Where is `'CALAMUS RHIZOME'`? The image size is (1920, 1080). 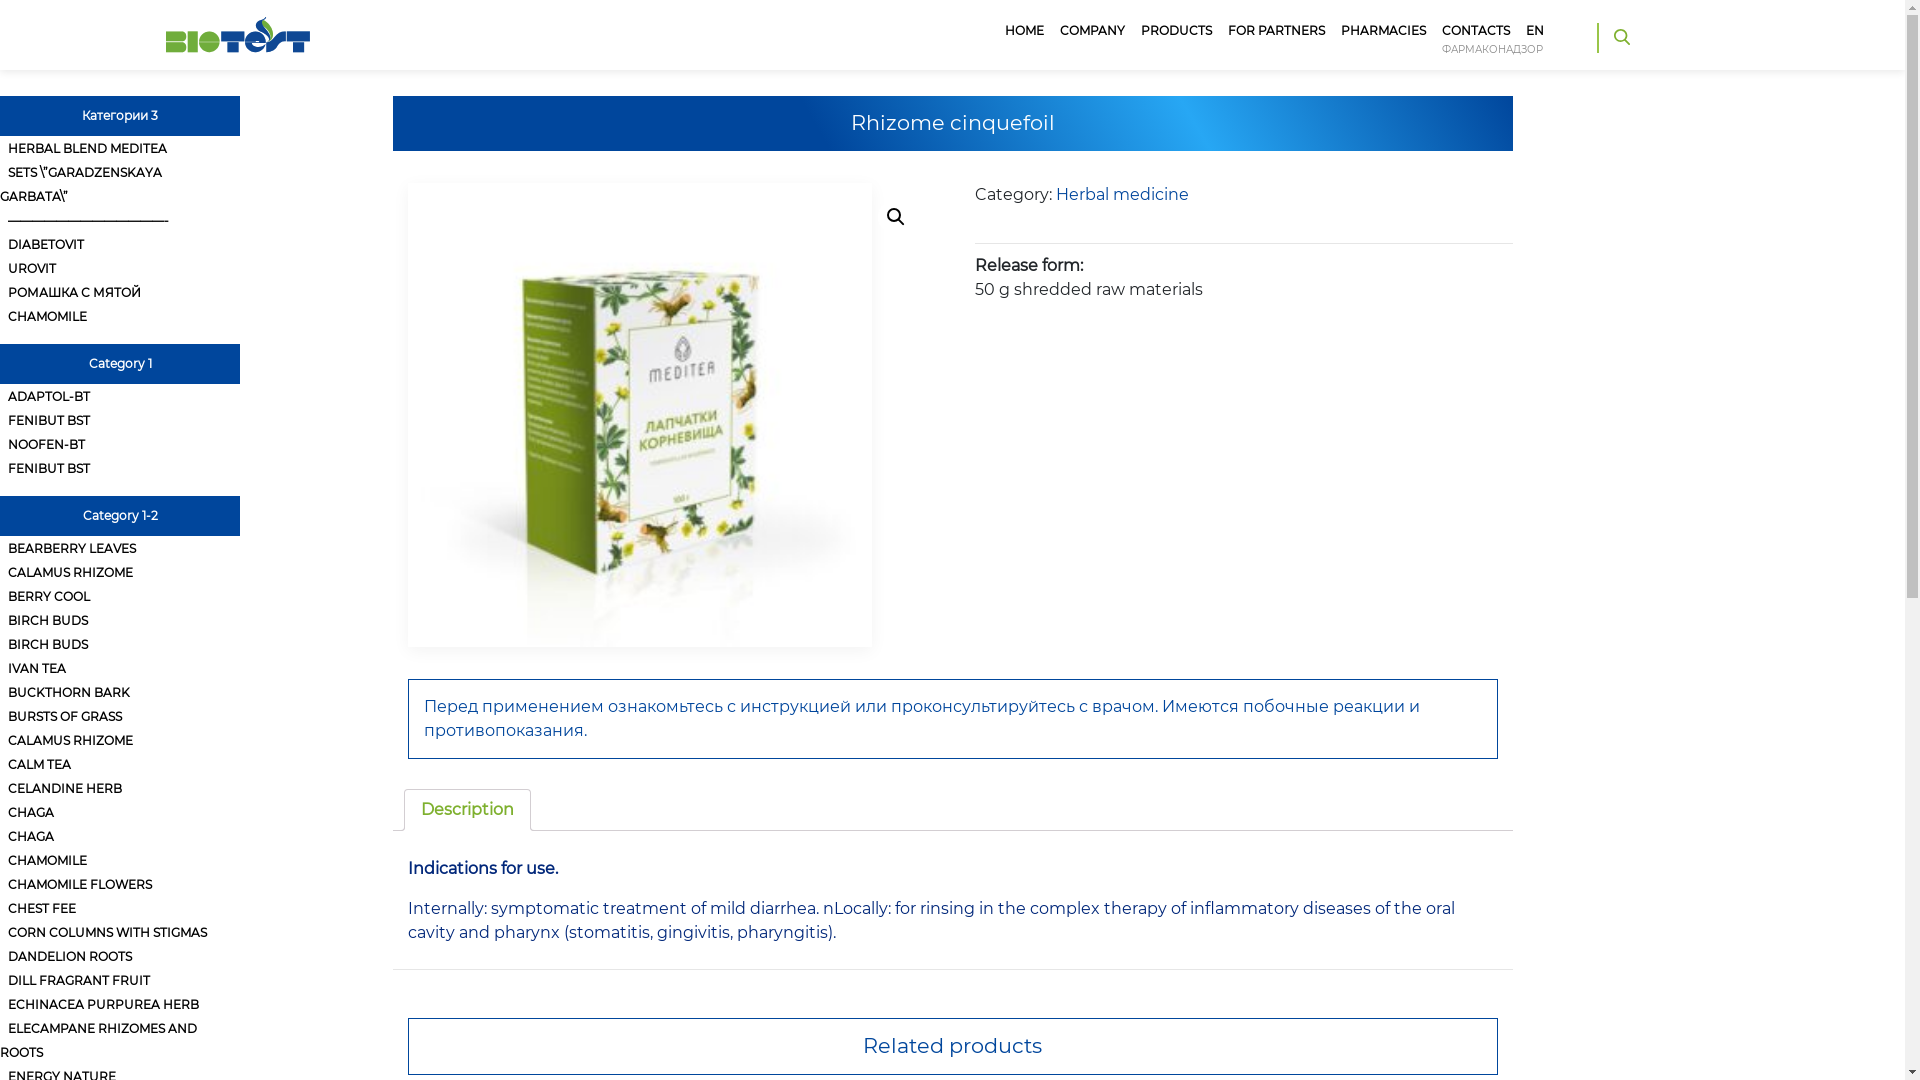
'CALAMUS RHIZOME' is located at coordinates (70, 740).